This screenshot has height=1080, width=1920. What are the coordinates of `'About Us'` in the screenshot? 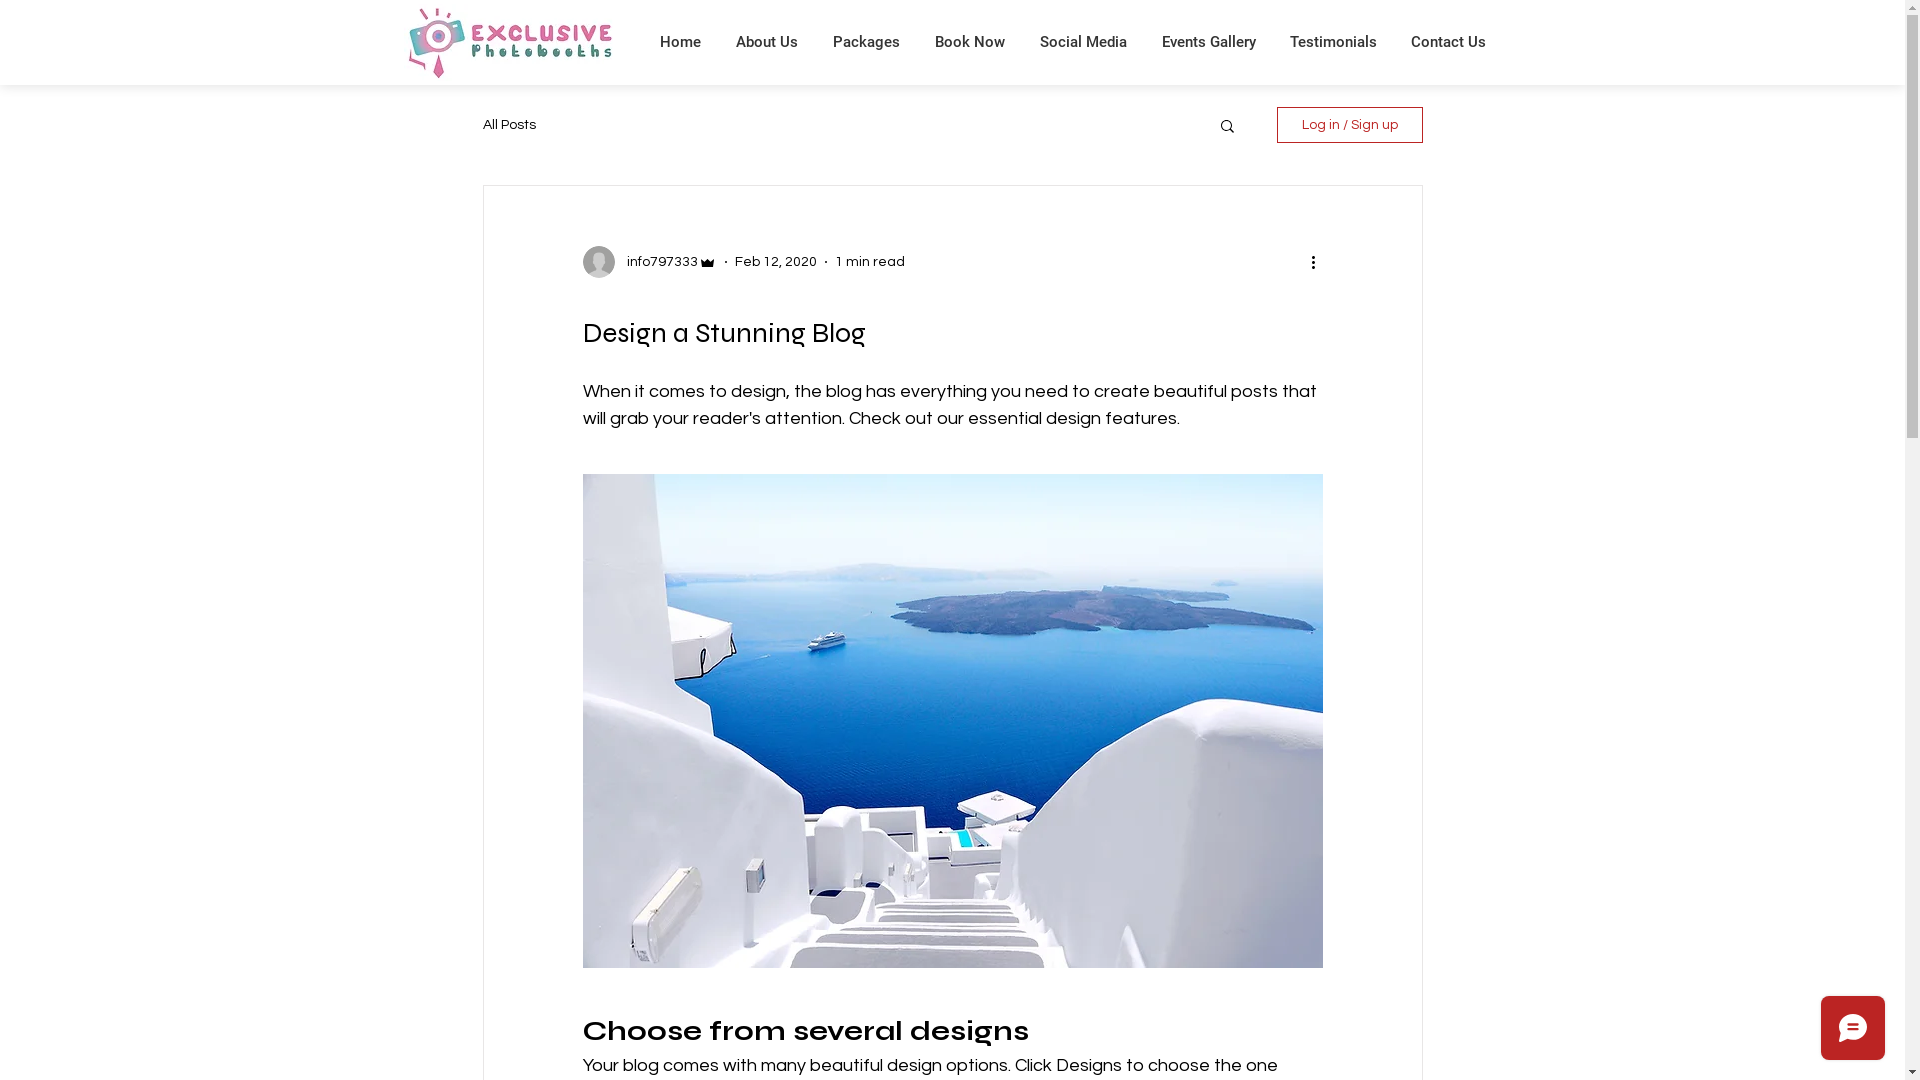 It's located at (765, 42).